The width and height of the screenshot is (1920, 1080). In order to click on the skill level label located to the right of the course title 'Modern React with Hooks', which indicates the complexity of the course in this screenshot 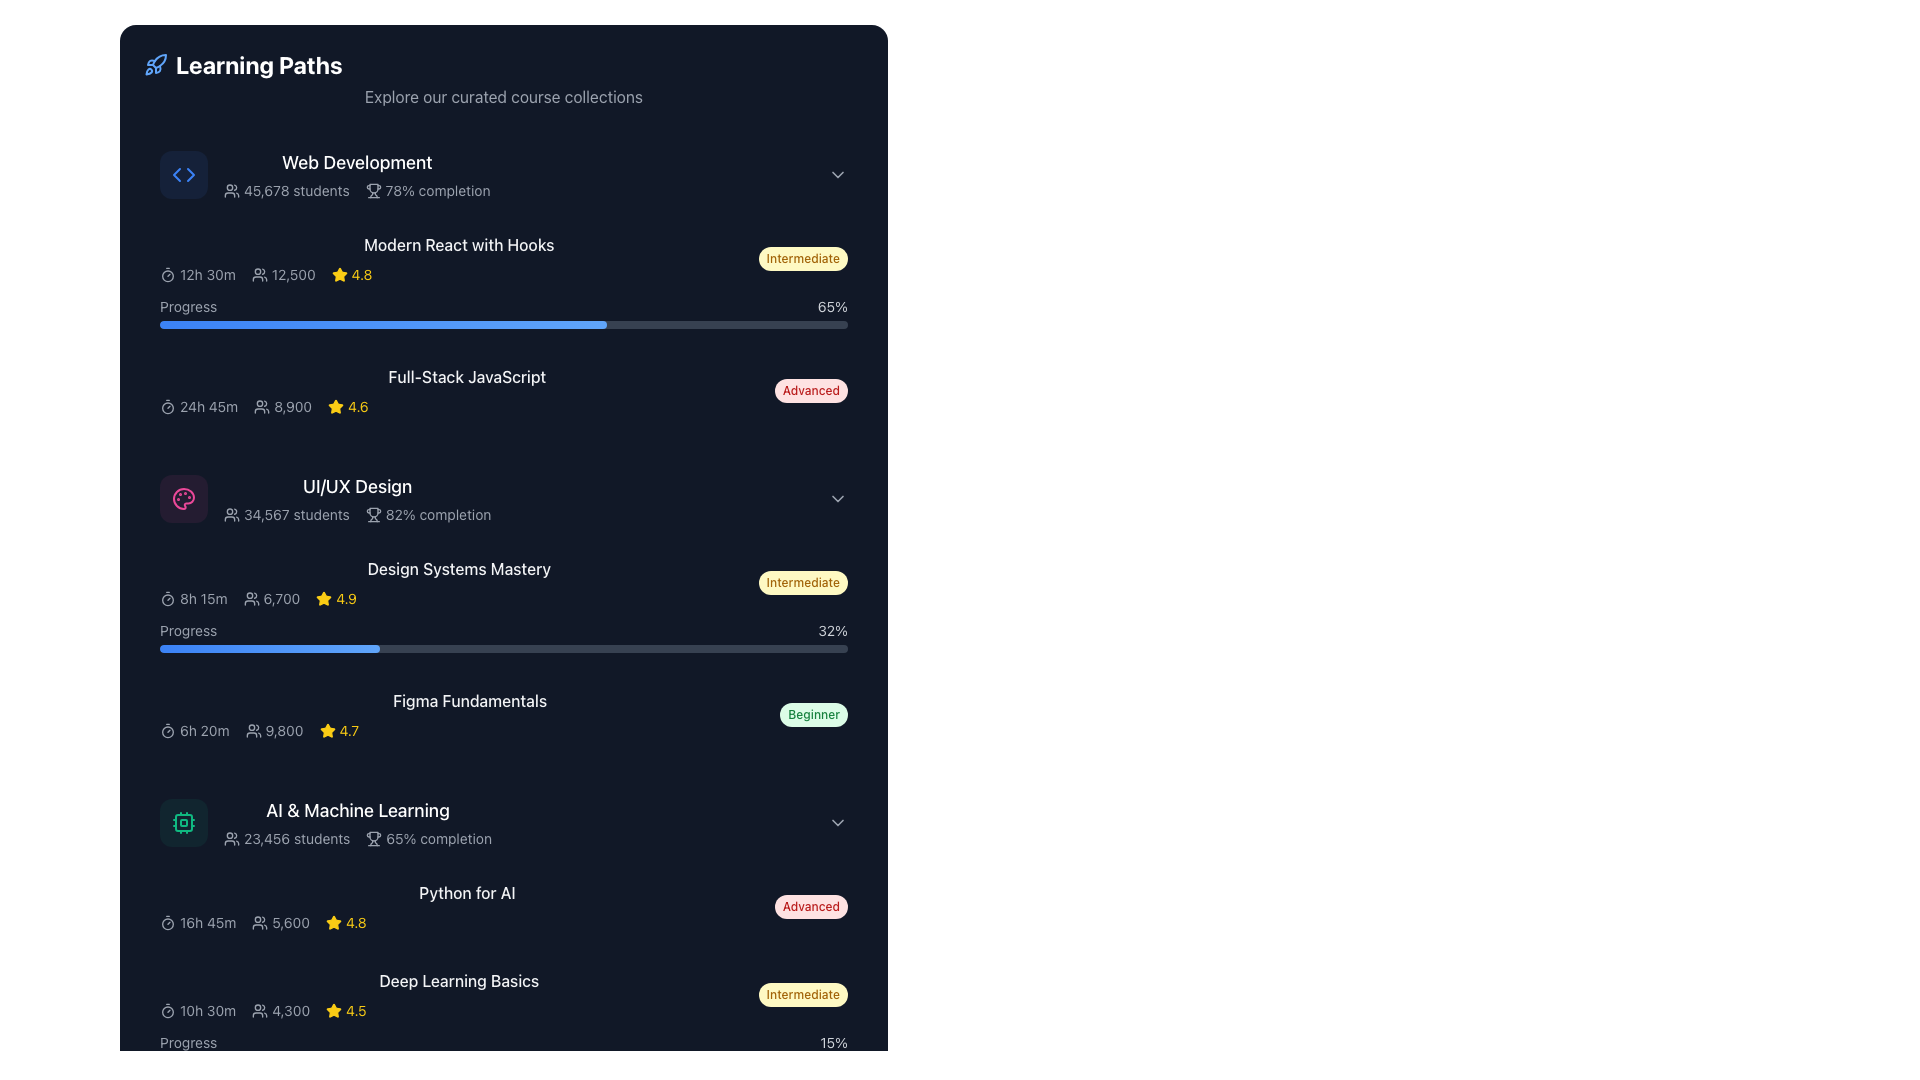, I will do `click(803, 257)`.